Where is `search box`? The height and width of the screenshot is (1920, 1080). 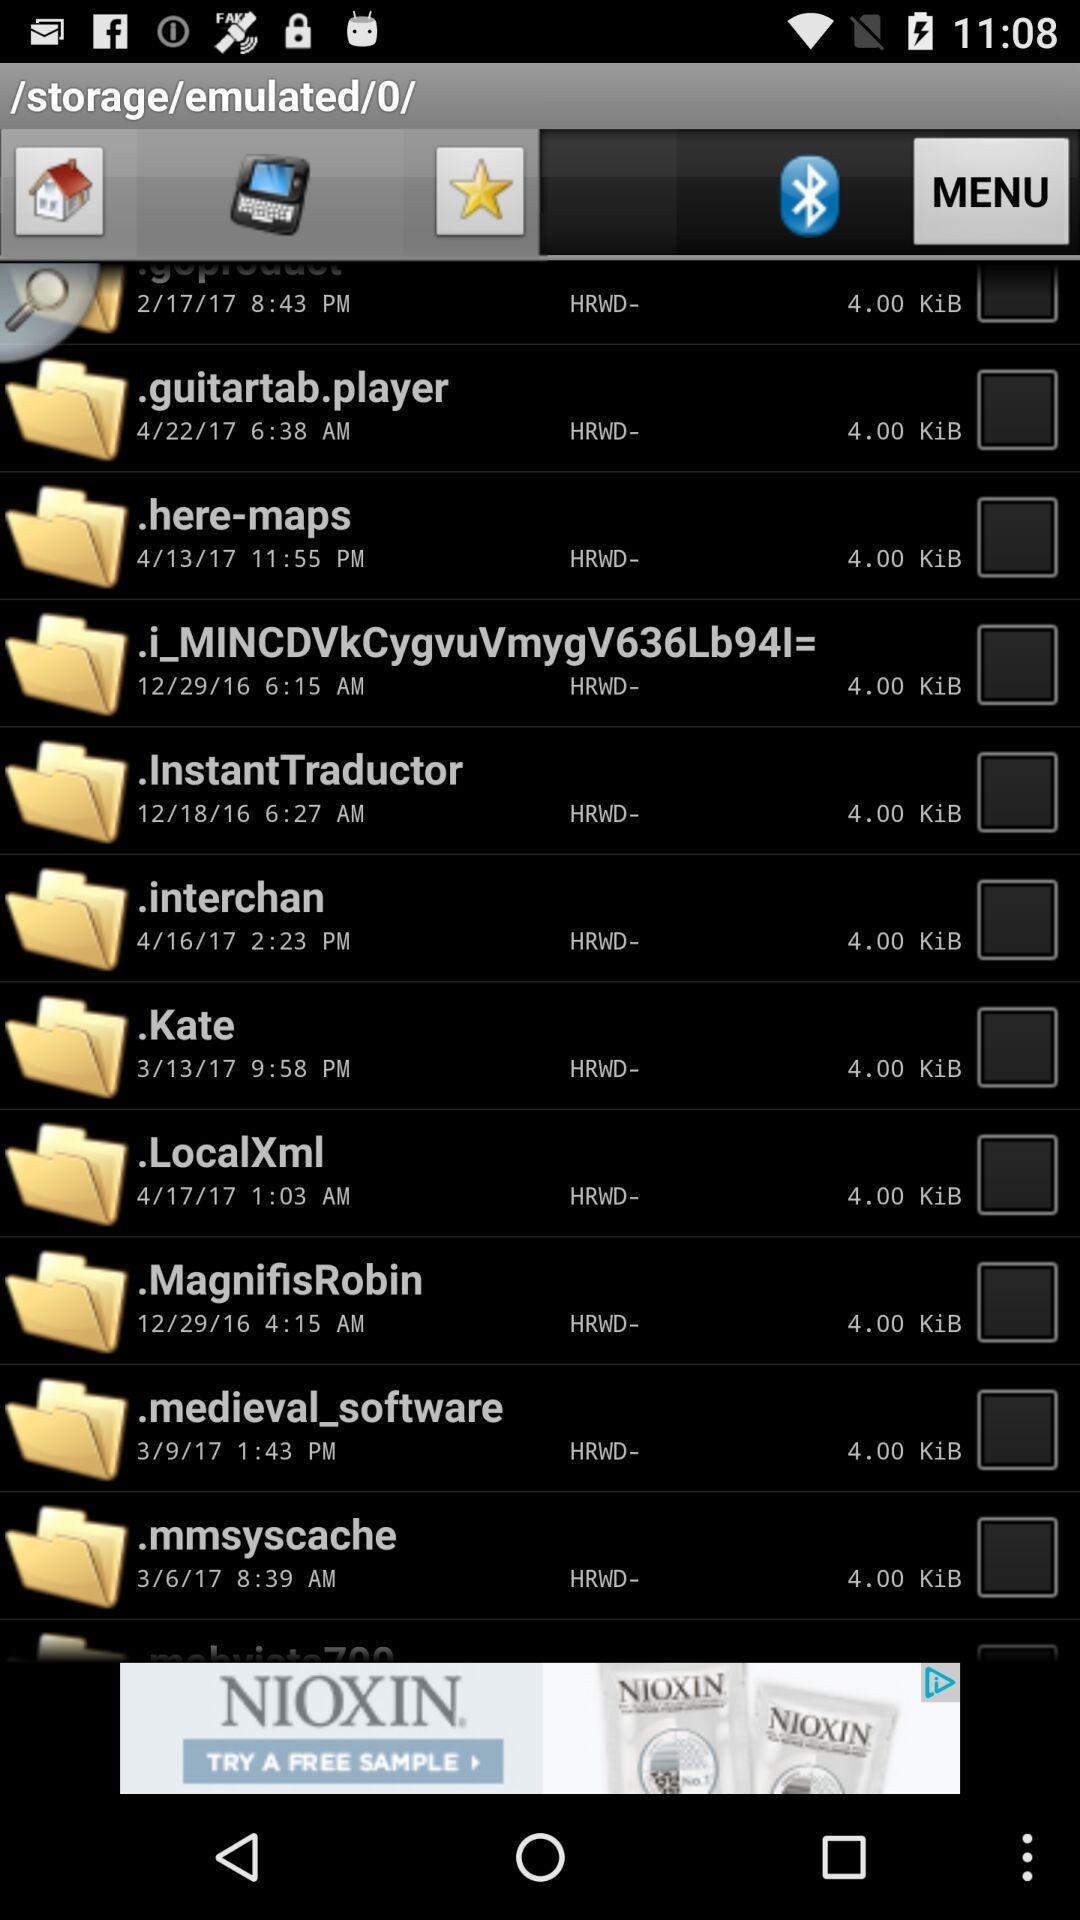
search box is located at coordinates (56, 321).